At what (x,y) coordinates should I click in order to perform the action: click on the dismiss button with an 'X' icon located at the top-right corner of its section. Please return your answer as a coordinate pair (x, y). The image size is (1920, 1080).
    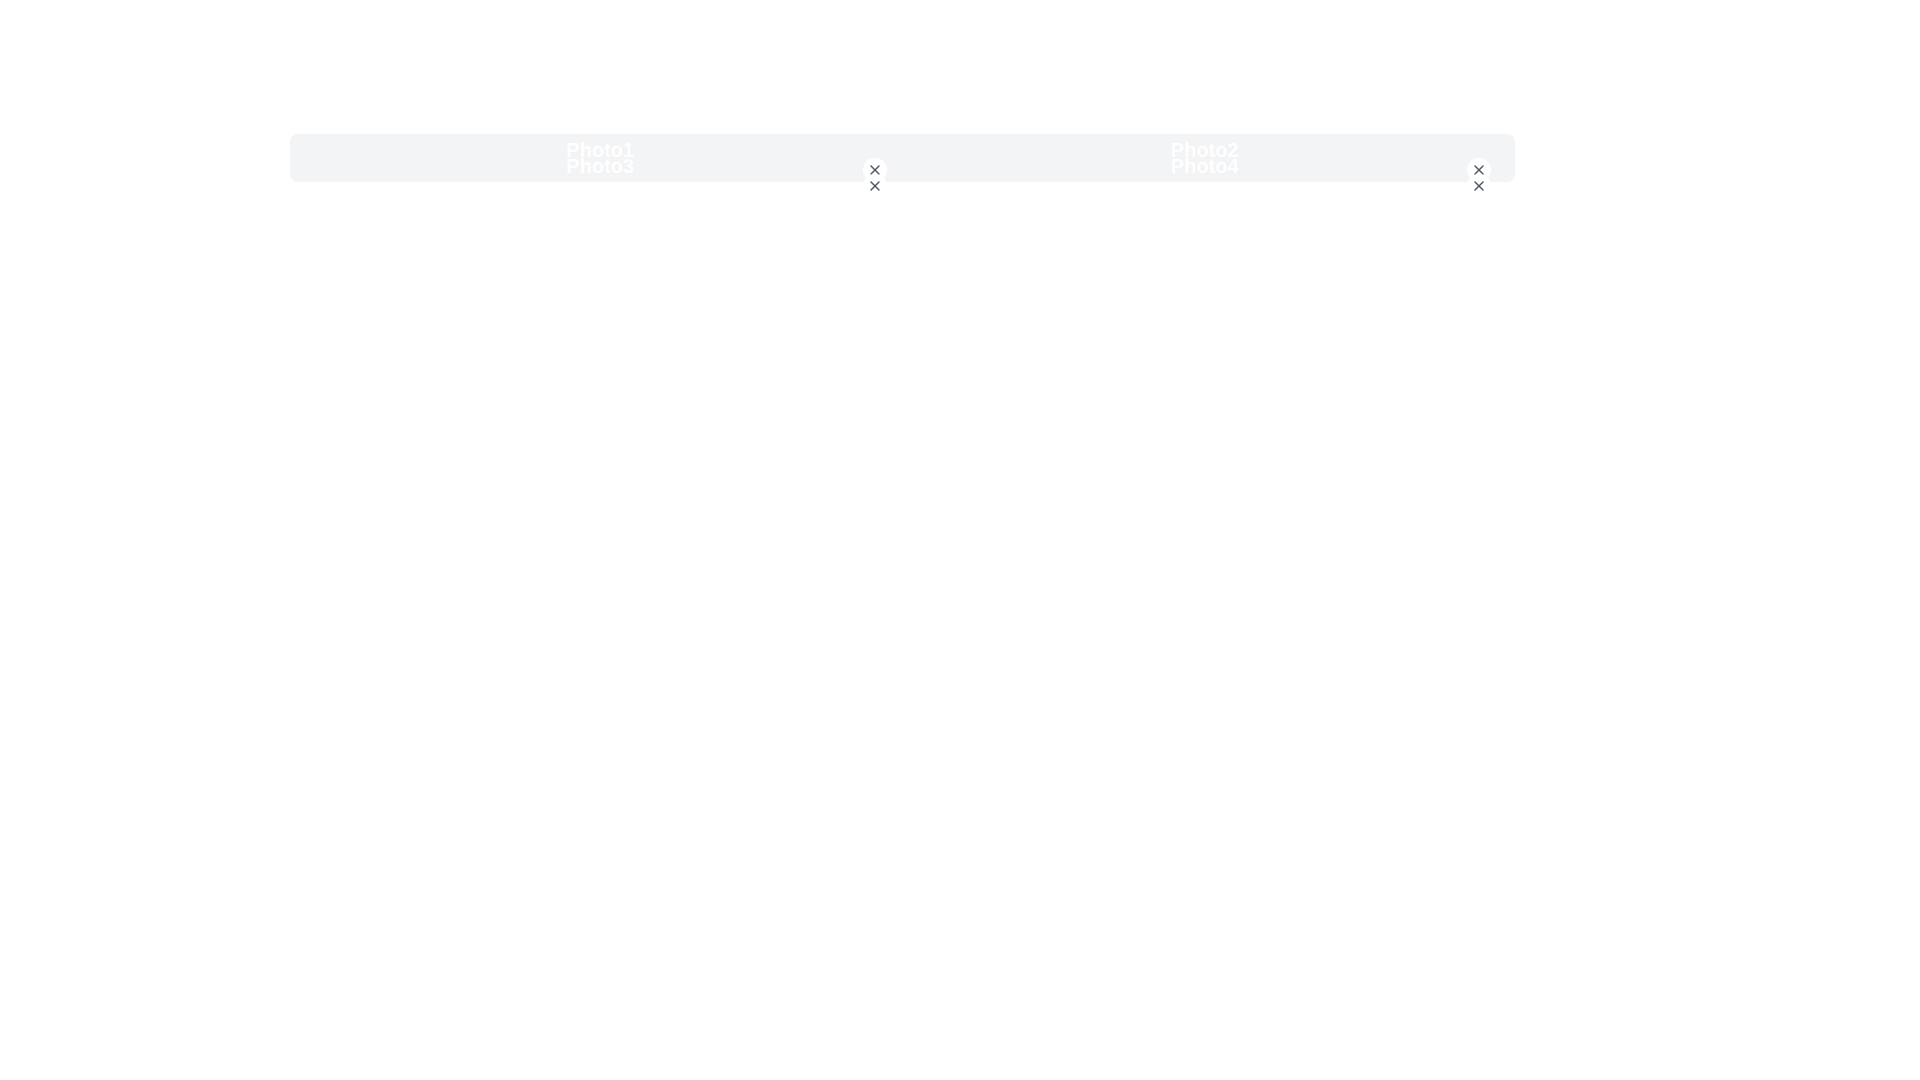
    Looking at the image, I should click on (1478, 168).